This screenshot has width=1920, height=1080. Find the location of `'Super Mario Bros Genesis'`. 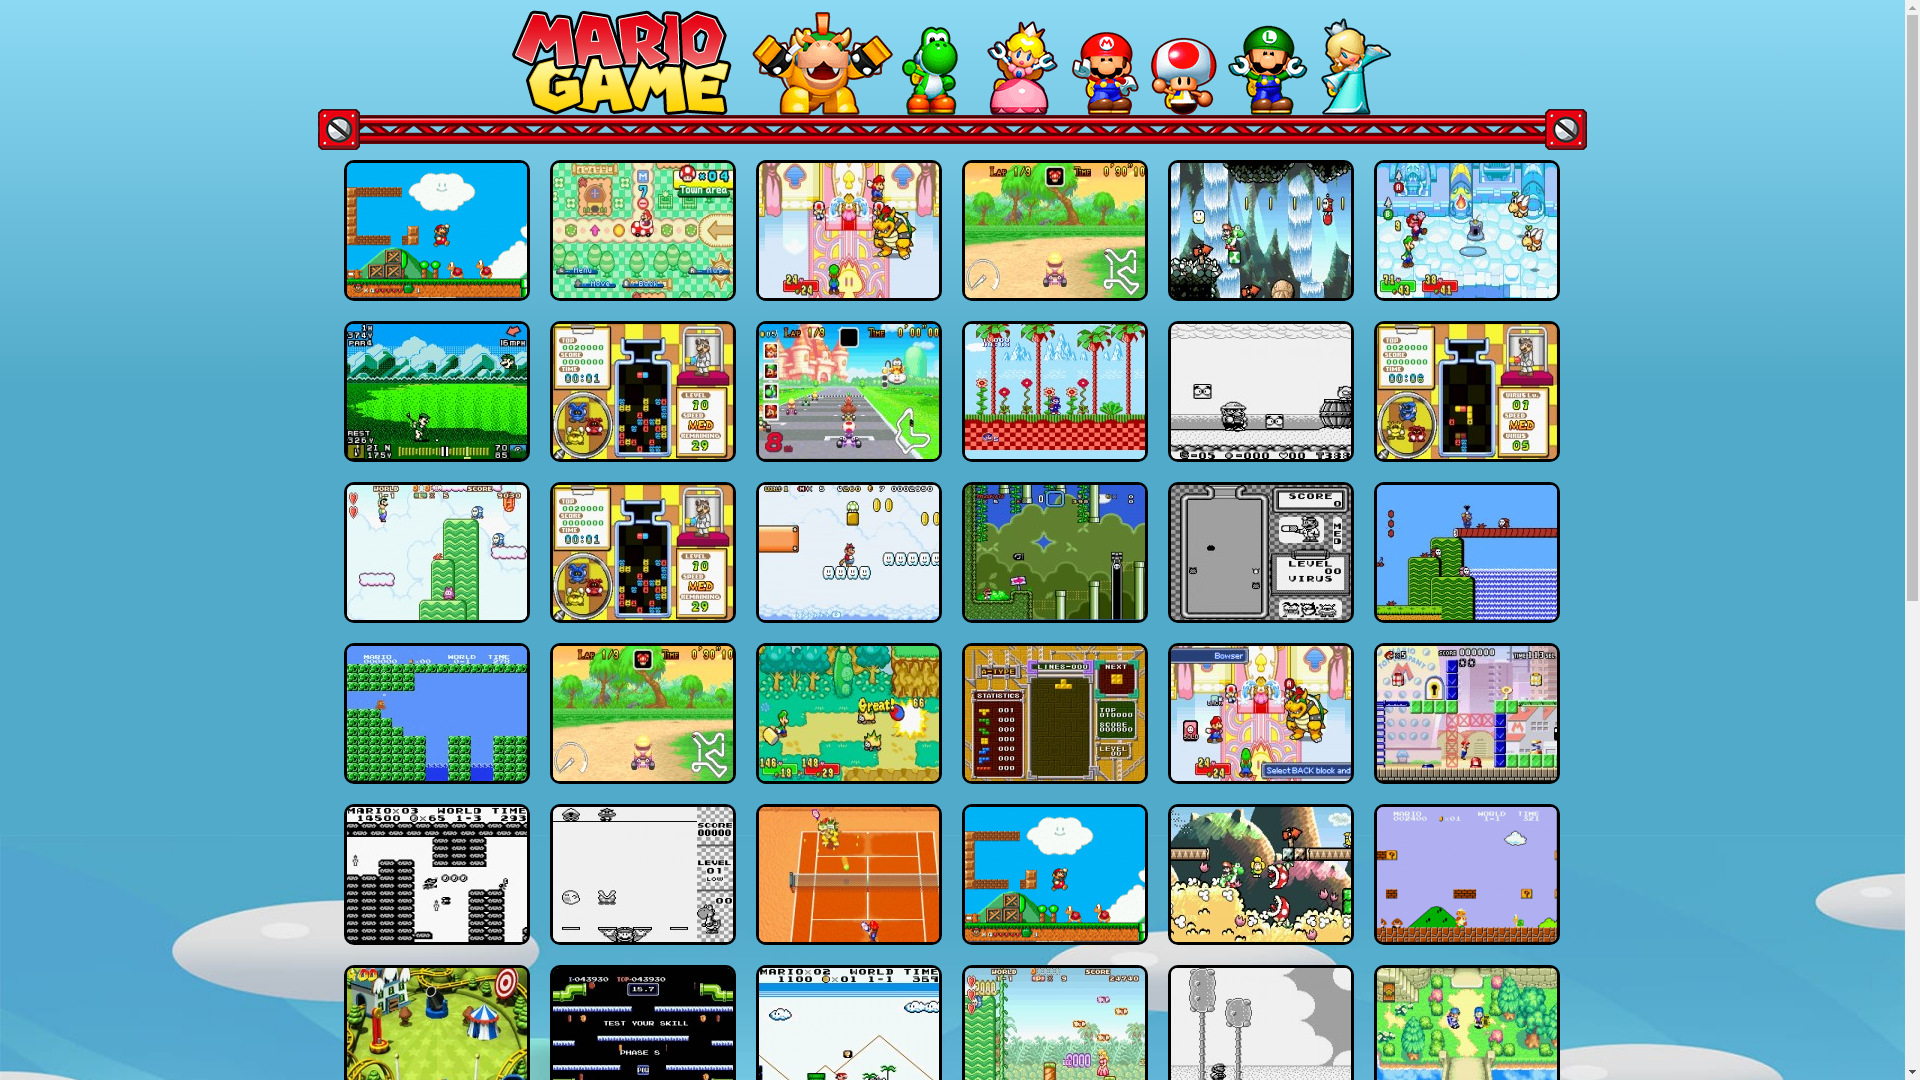

'Super Mario Bros Genesis' is located at coordinates (1467, 871).